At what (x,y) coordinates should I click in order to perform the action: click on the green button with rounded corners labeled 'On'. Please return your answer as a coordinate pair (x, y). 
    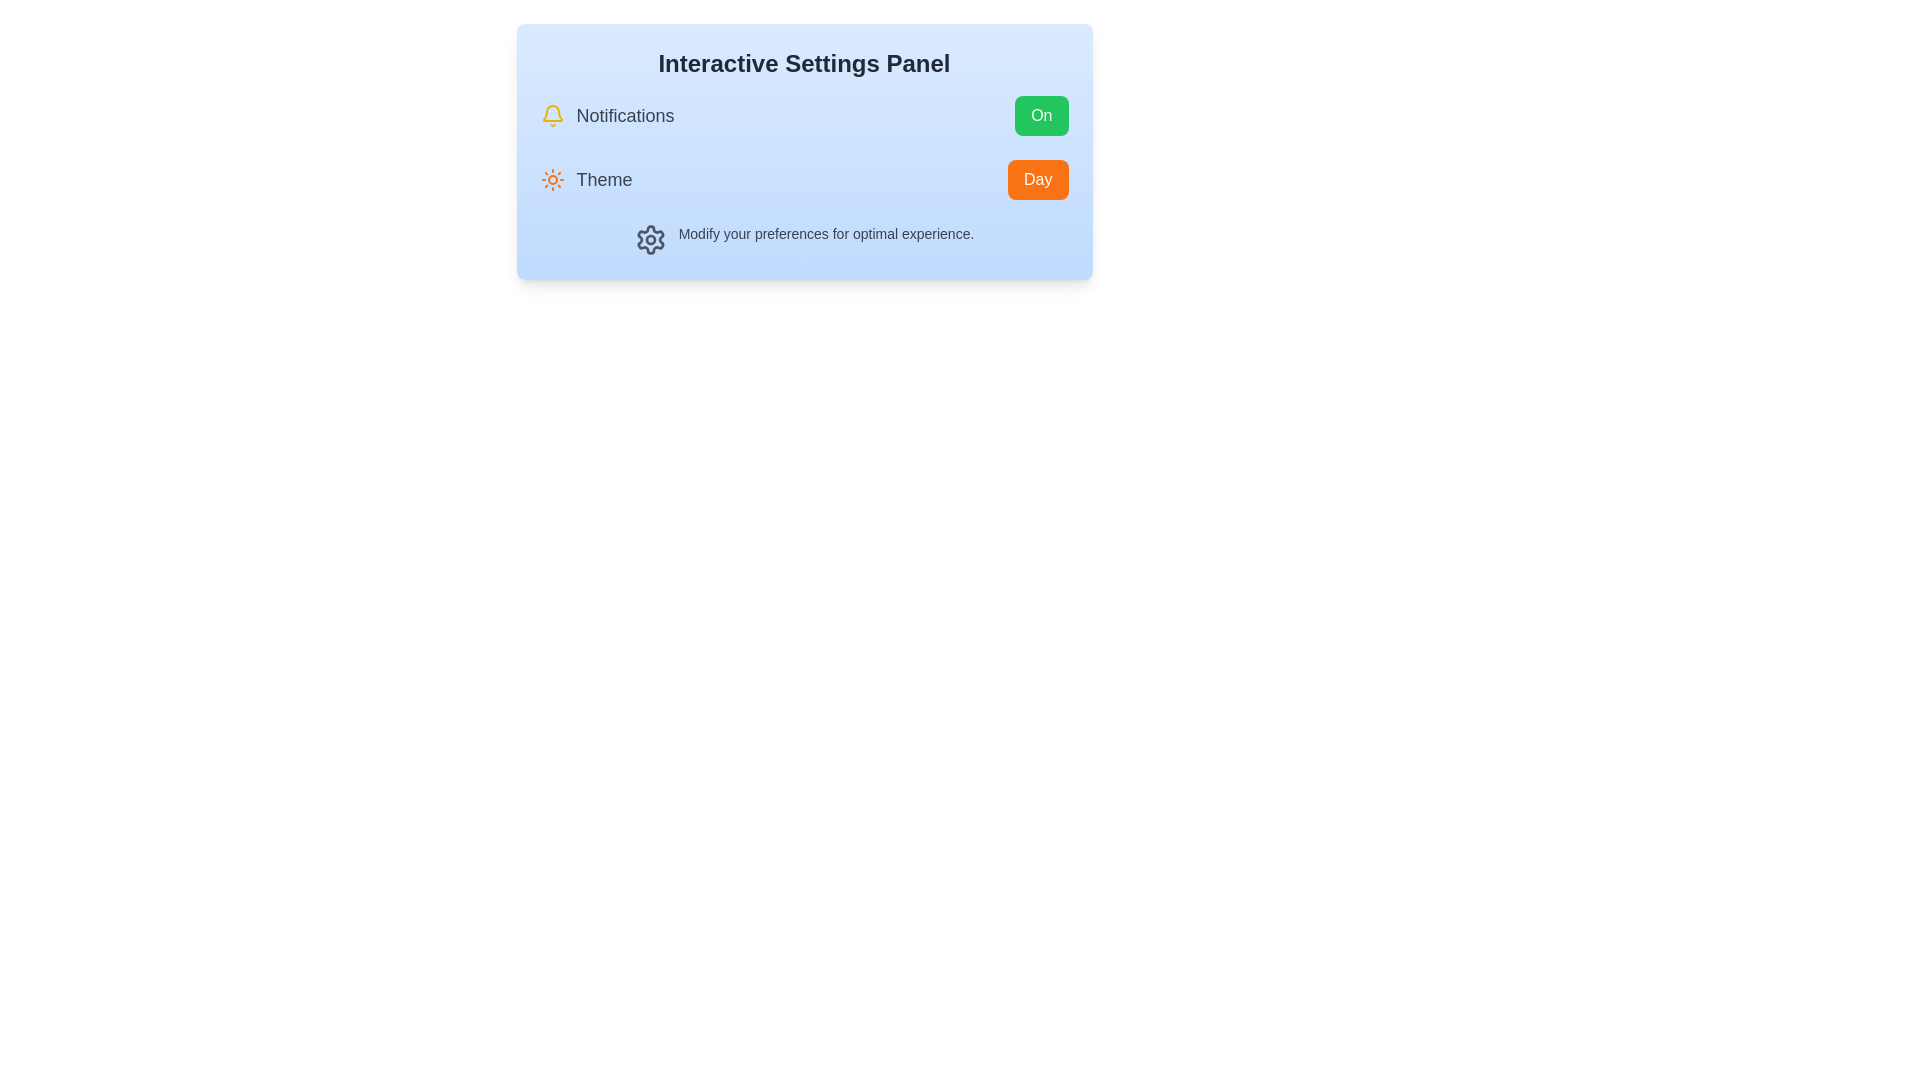
    Looking at the image, I should click on (1040, 115).